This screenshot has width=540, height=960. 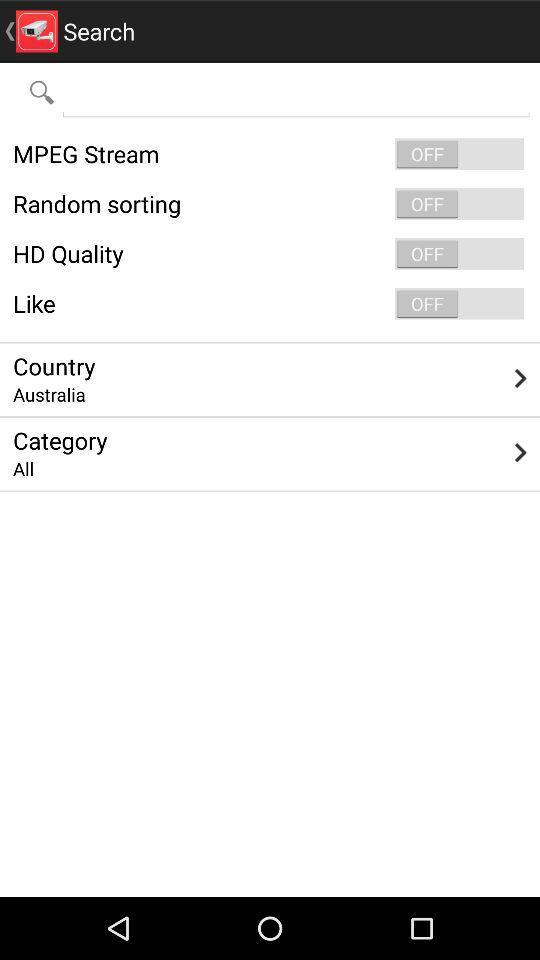 I want to click on mpeg stream icon, so click(x=270, y=153).